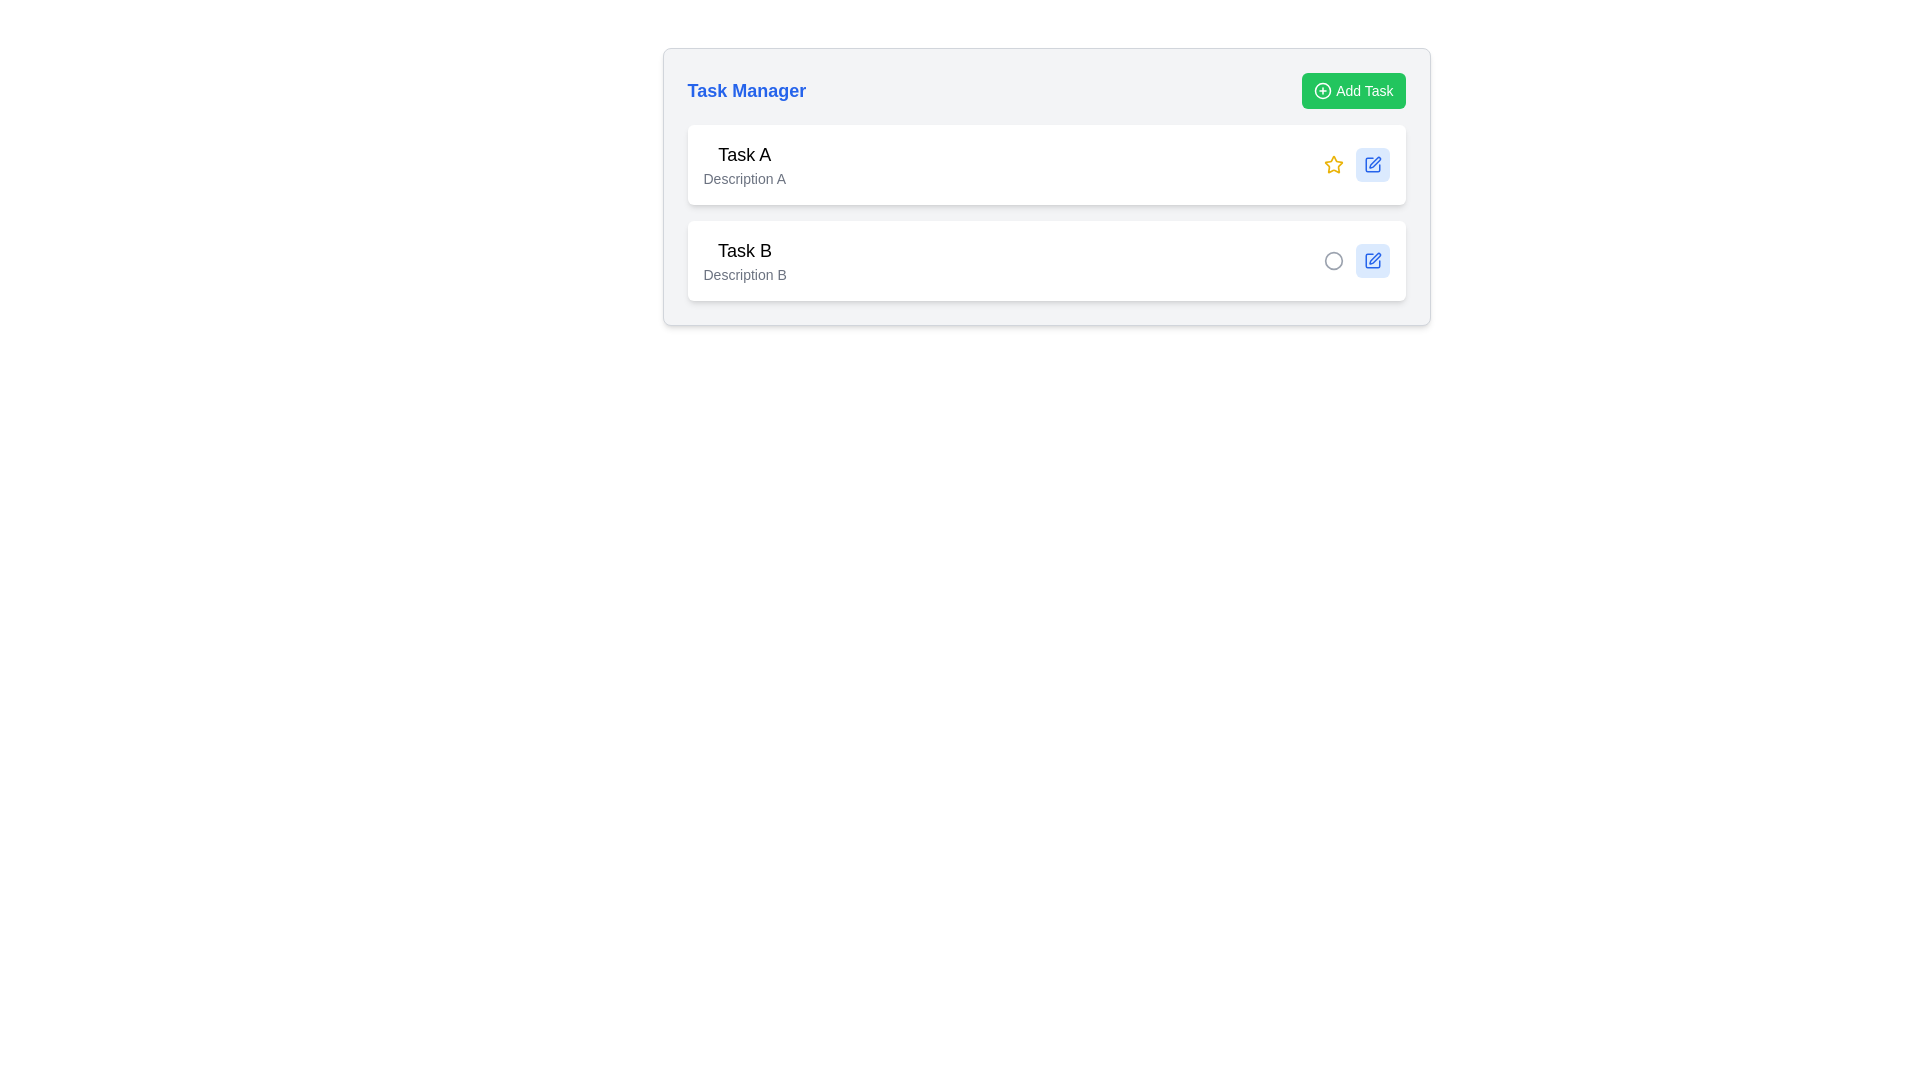 The image size is (1920, 1080). I want to click on the pen icon located to the right of the descriptive text for Task A in the task list interface, so click(1373, 161).